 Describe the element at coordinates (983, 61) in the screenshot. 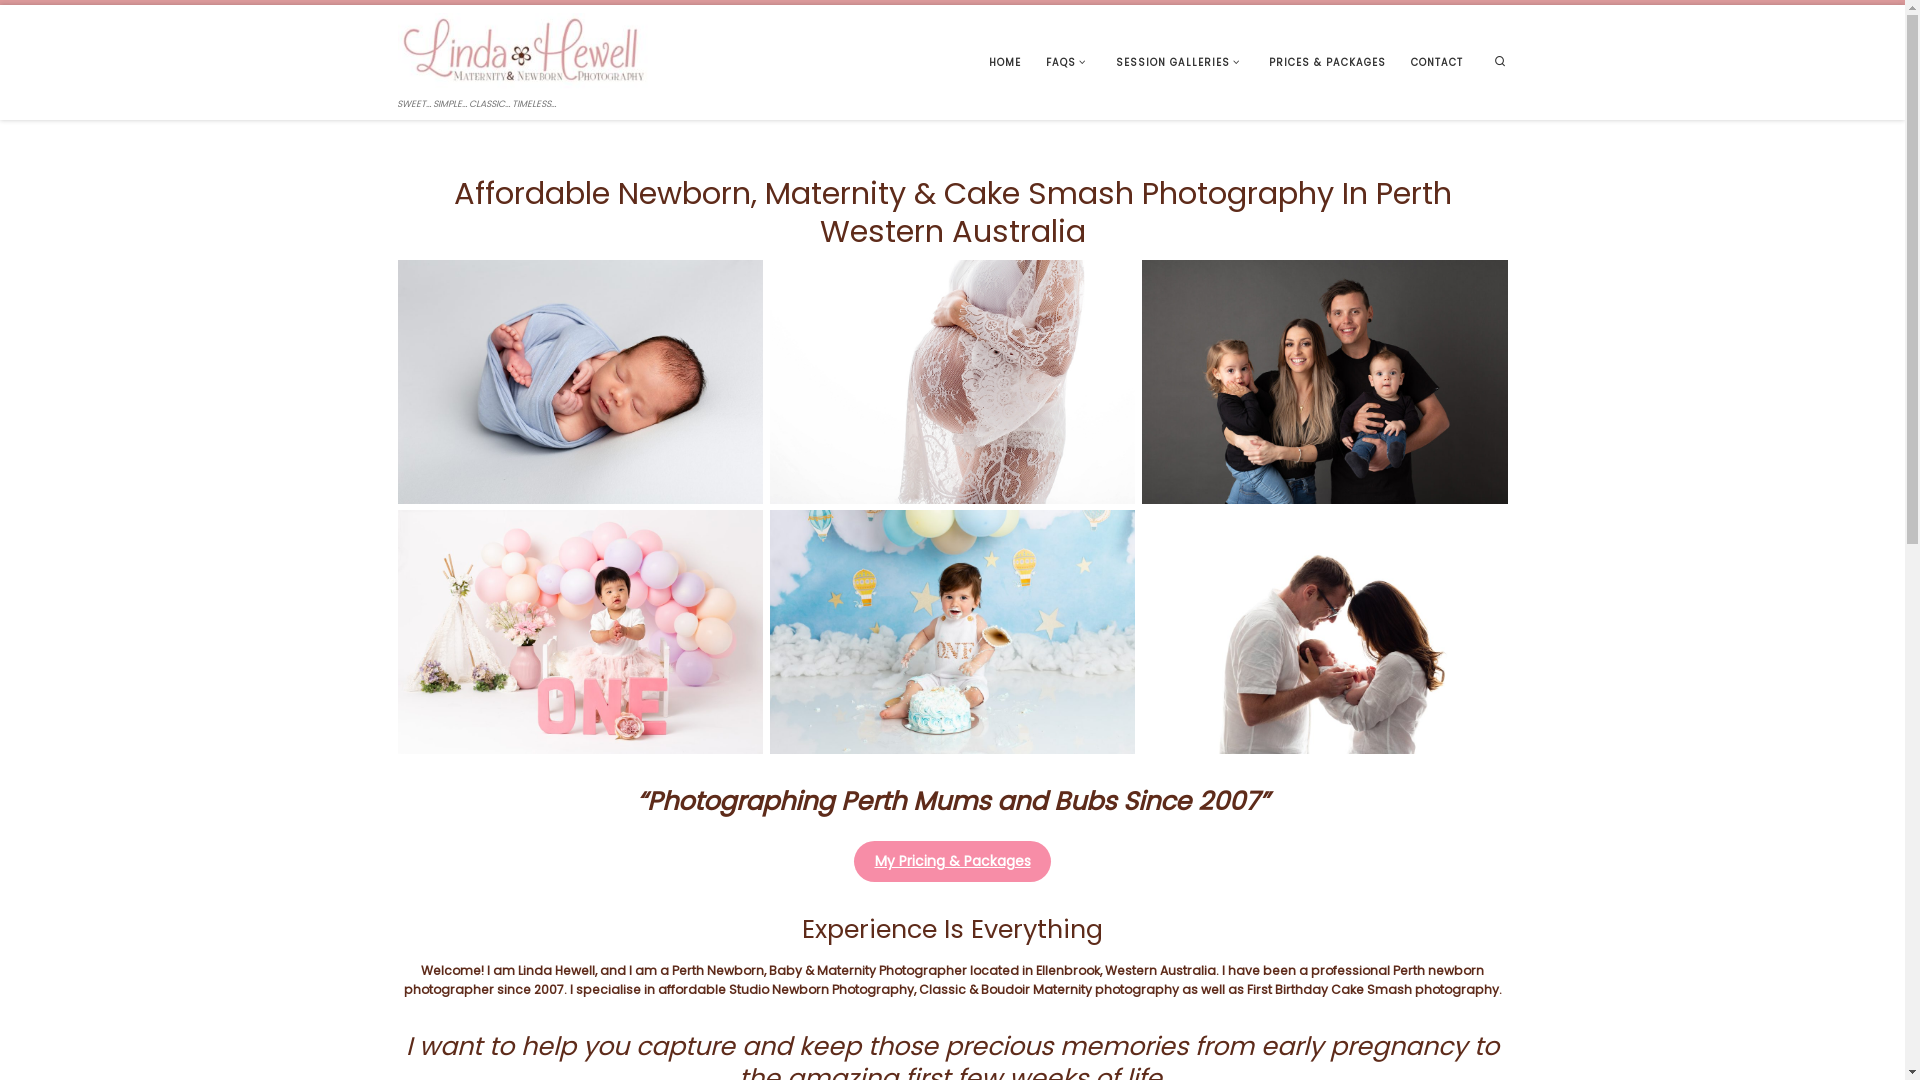

I see `'HOME'` at that location.